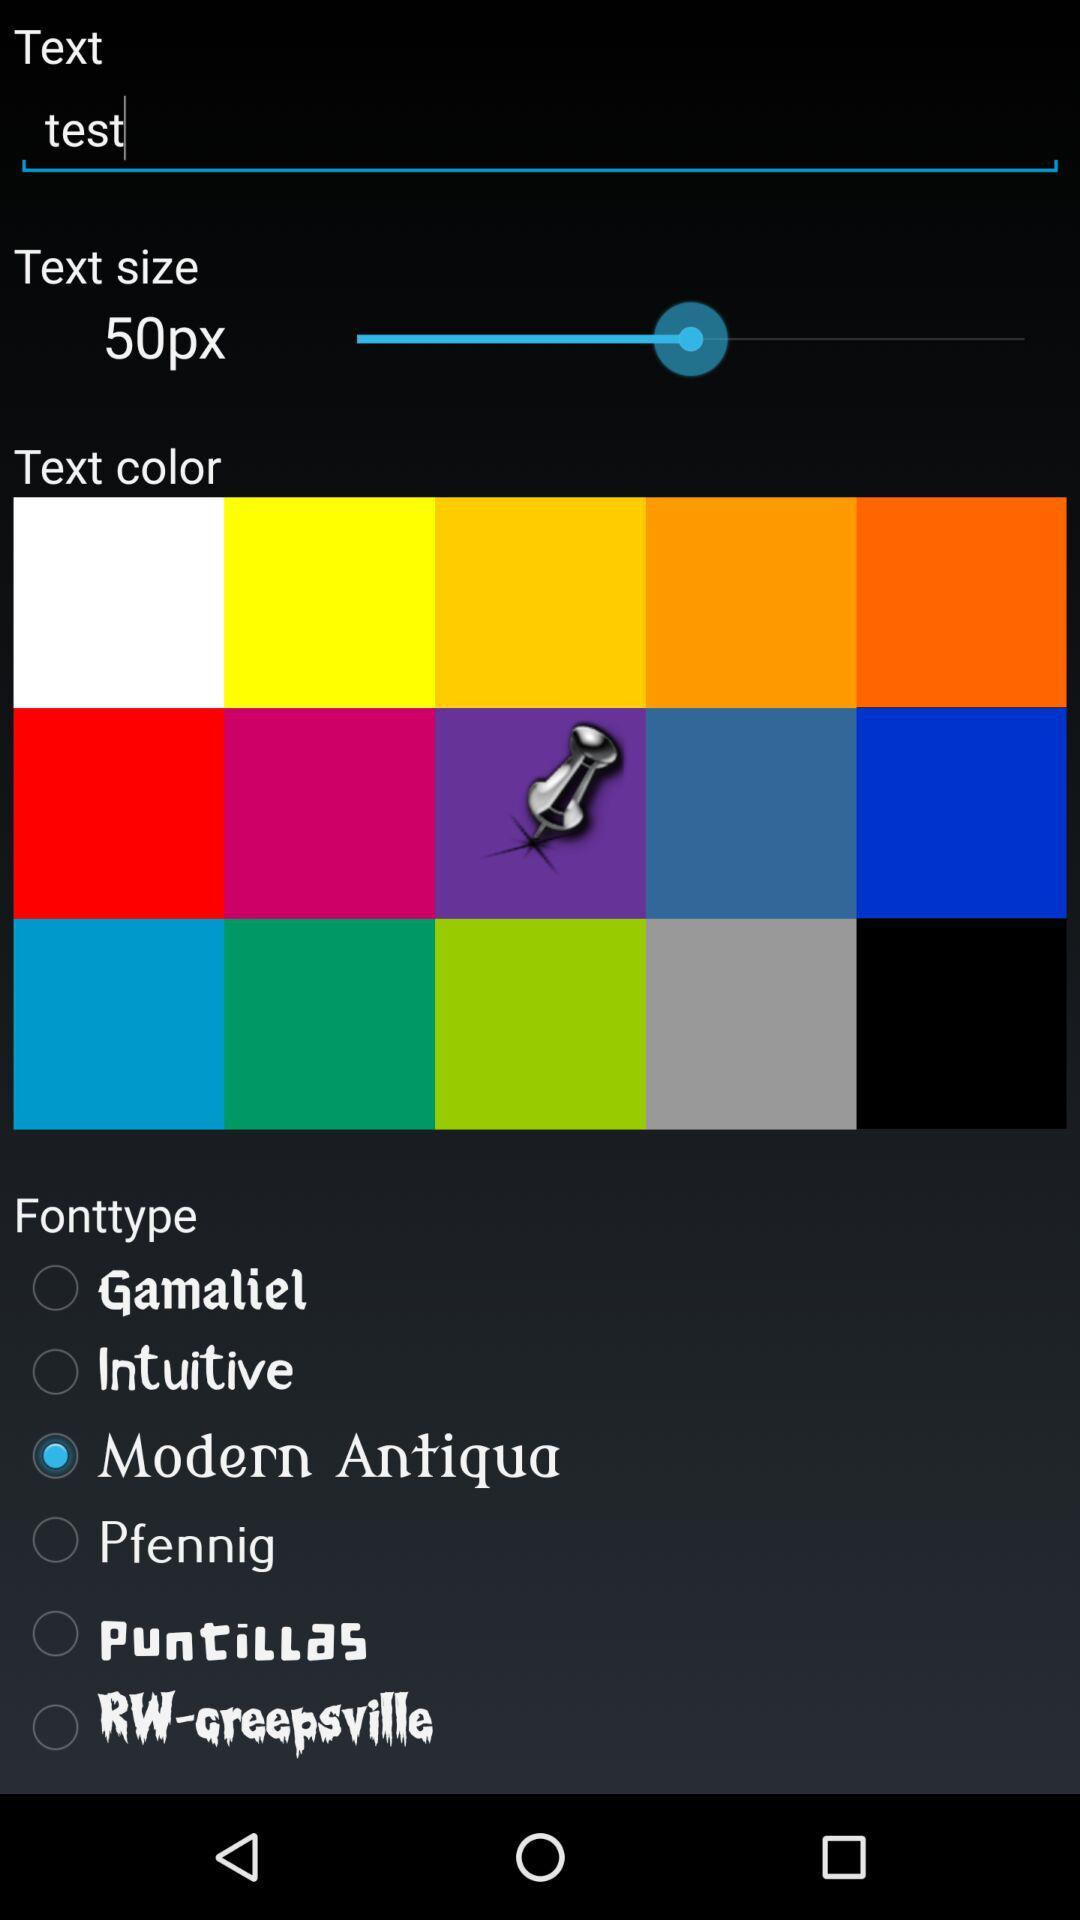 This screenshot has width=1080, height=1920. What do you see at coordinates (751, 601) in the screenshot?
I see `pick color` at bounding box center [751, 601].